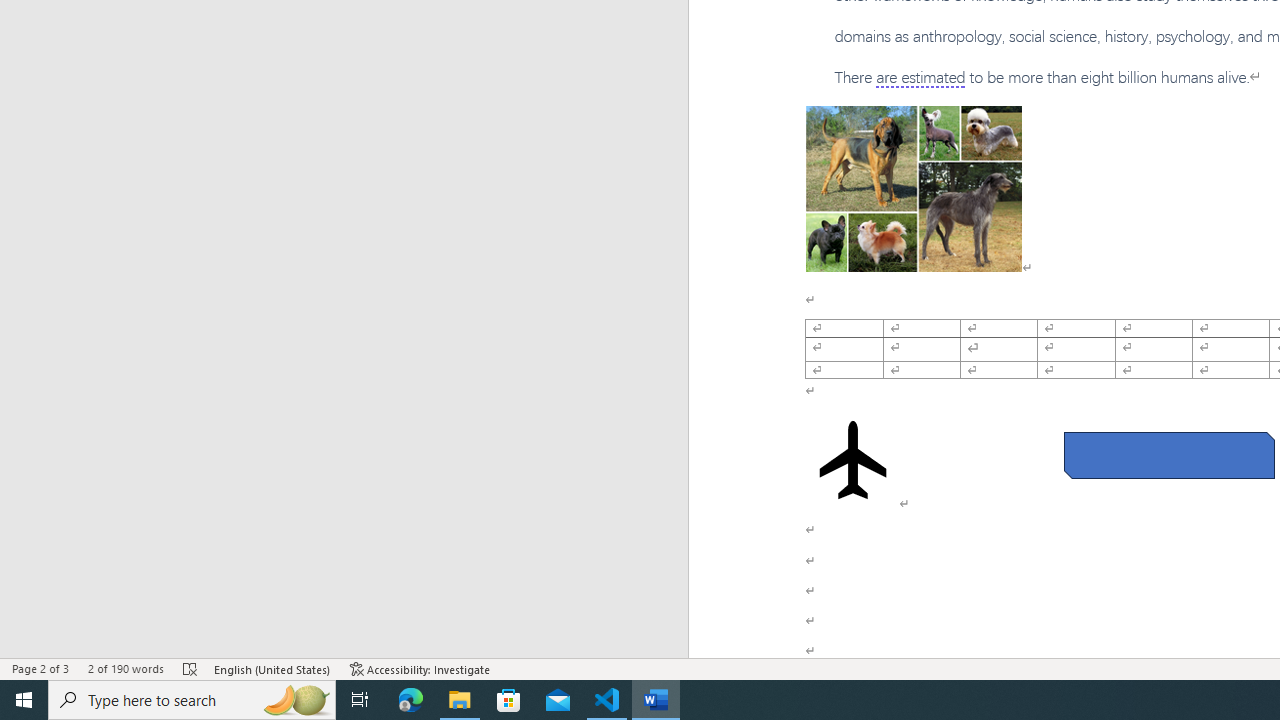 This screenshot has width=1280, height=720. What do you see at coordinates (272, 669) in the screenshot?
I see `'Language English (United States)'` at bounding box center [272, 669].